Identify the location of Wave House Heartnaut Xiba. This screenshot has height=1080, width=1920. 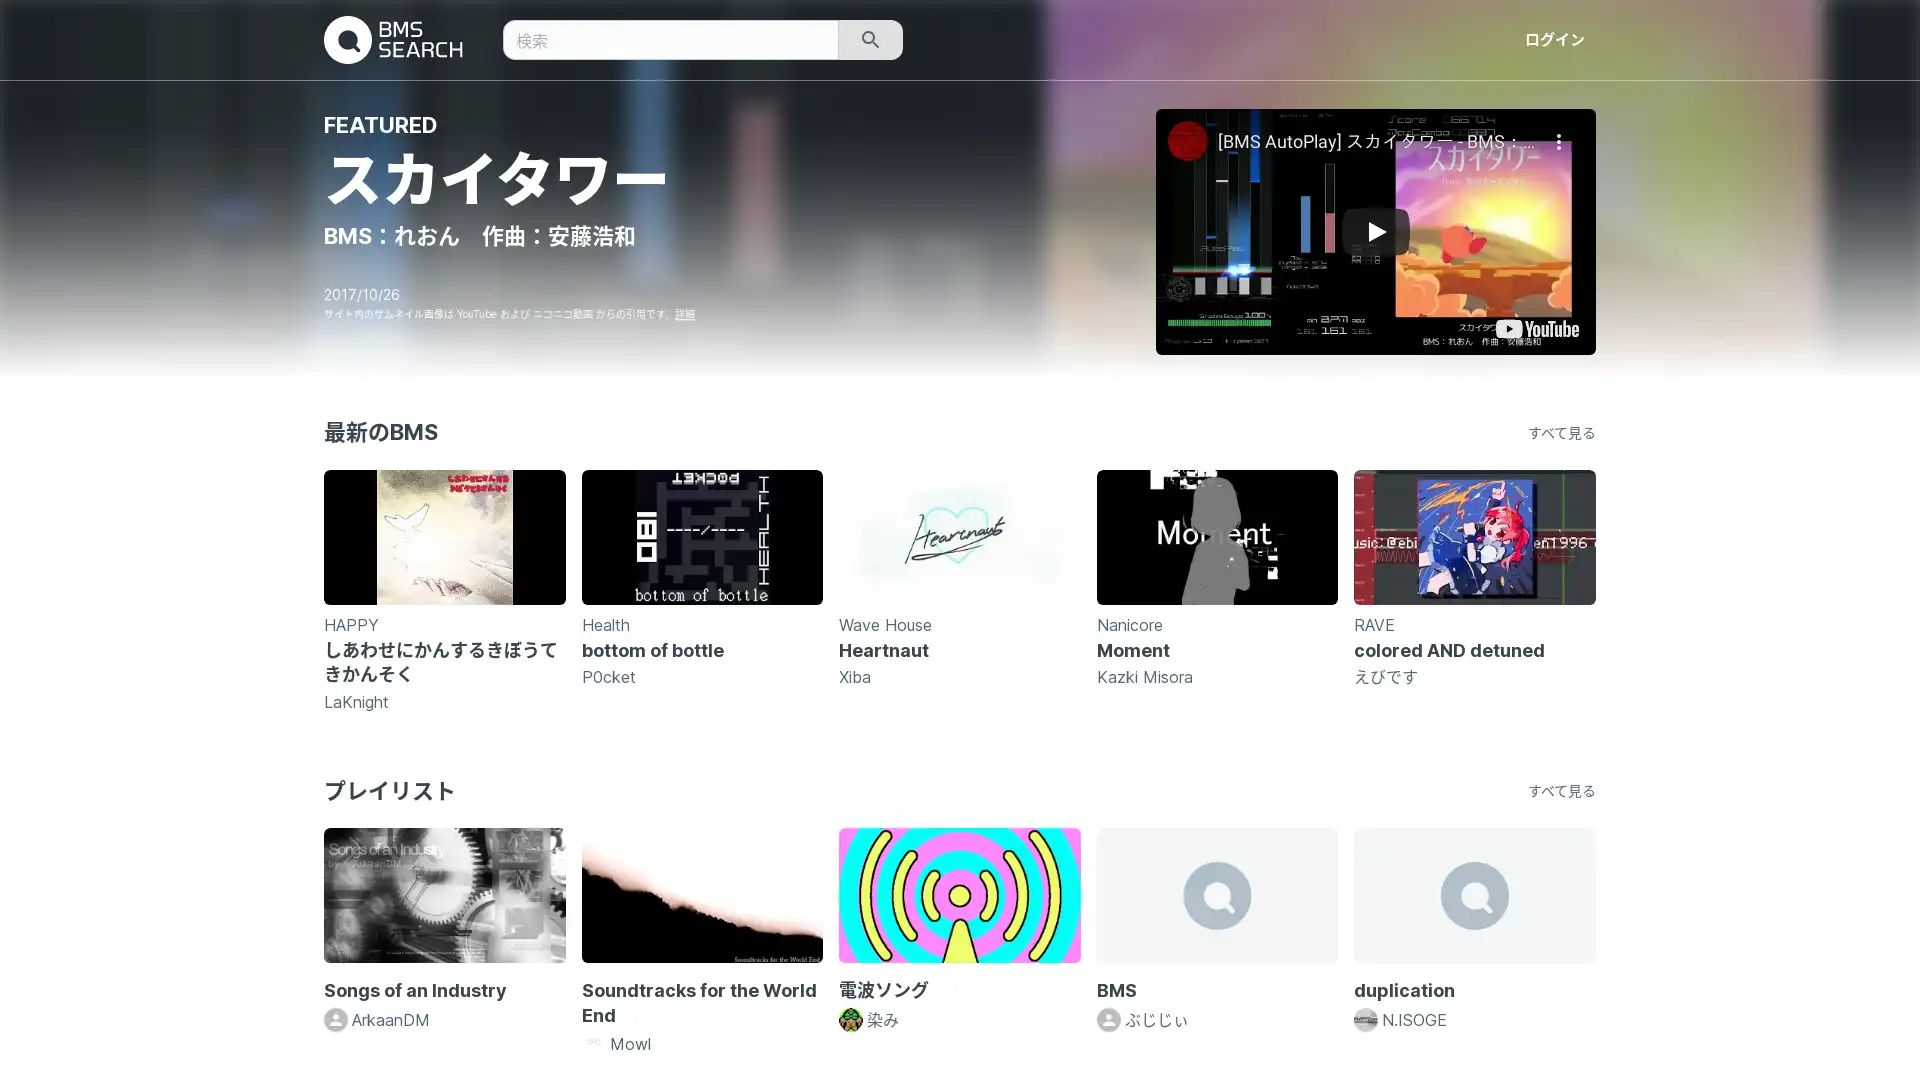
(958, 589).